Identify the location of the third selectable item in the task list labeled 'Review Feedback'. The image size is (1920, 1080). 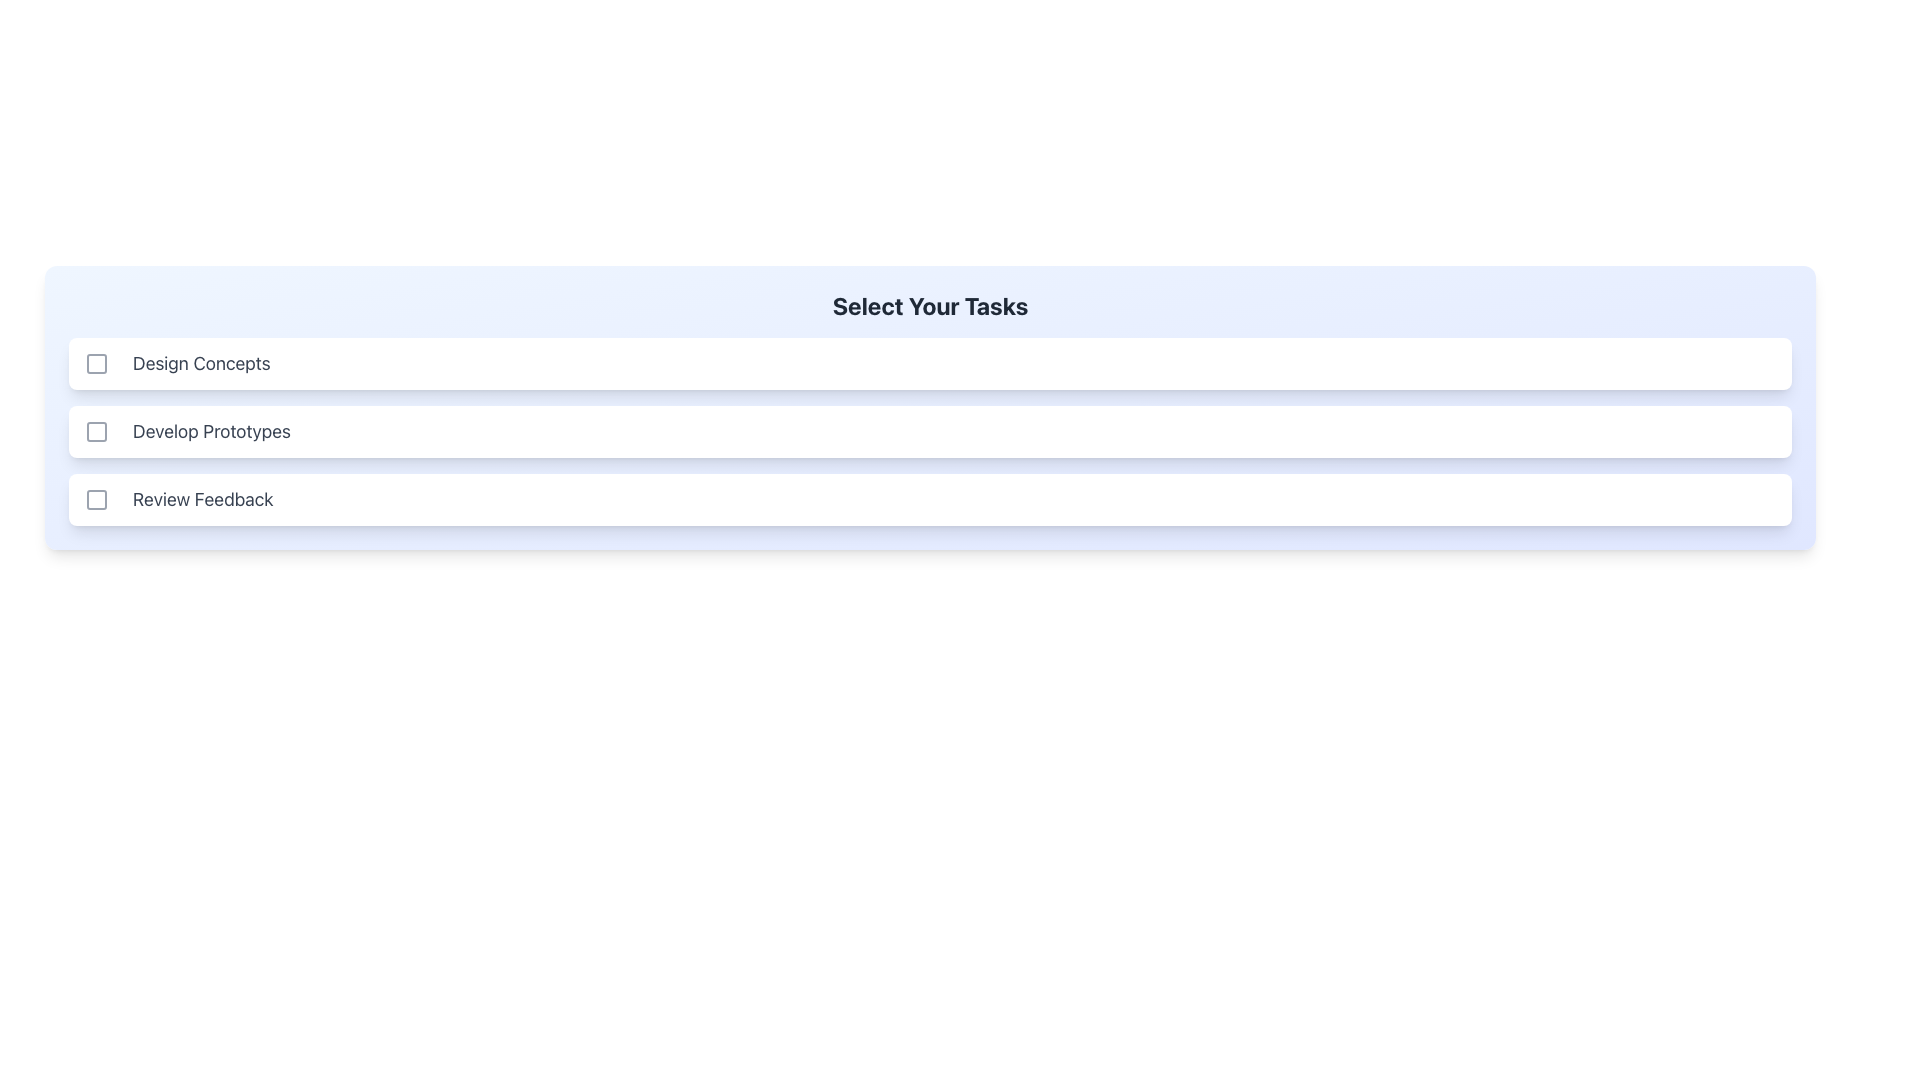
(929, 499).